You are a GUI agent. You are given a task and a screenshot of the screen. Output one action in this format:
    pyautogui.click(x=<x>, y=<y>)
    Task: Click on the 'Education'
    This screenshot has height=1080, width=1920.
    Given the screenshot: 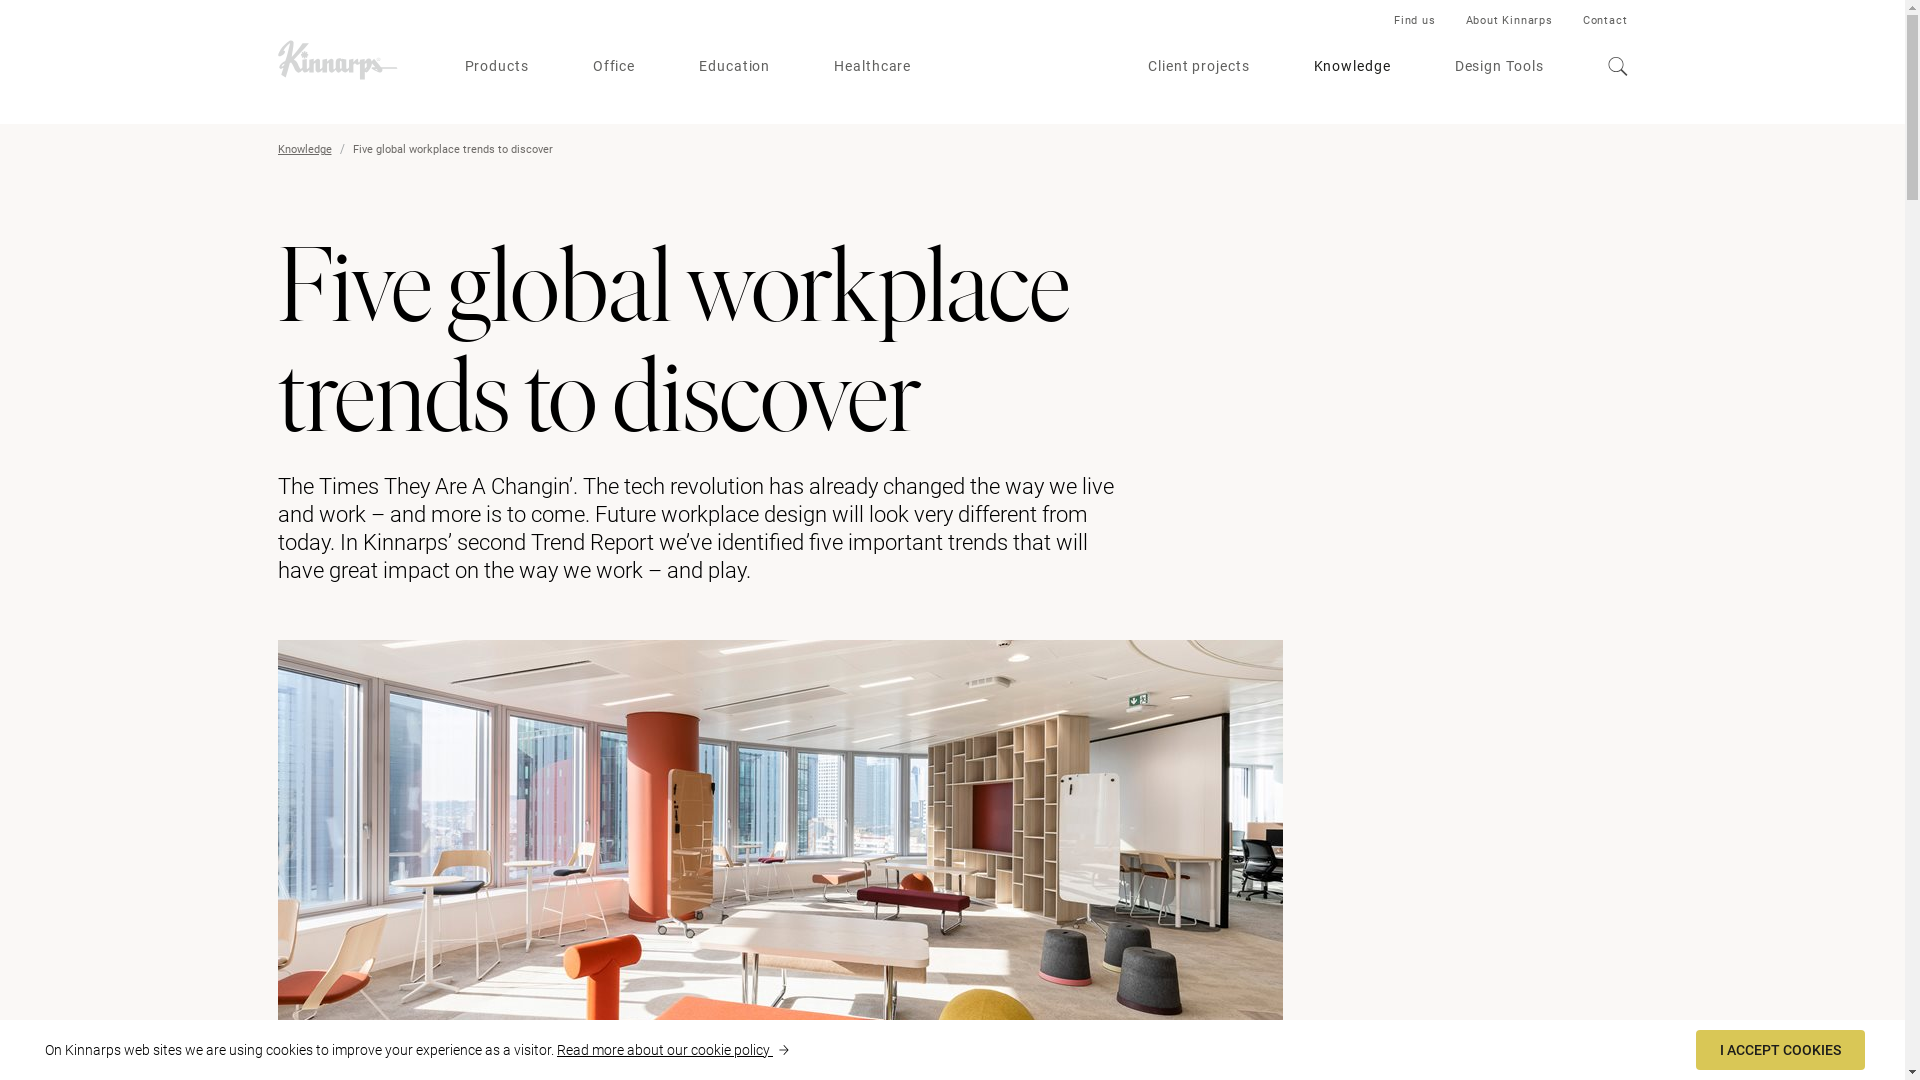 What is the action you would take?
    pyautogui.click(x=733, y=65)
    